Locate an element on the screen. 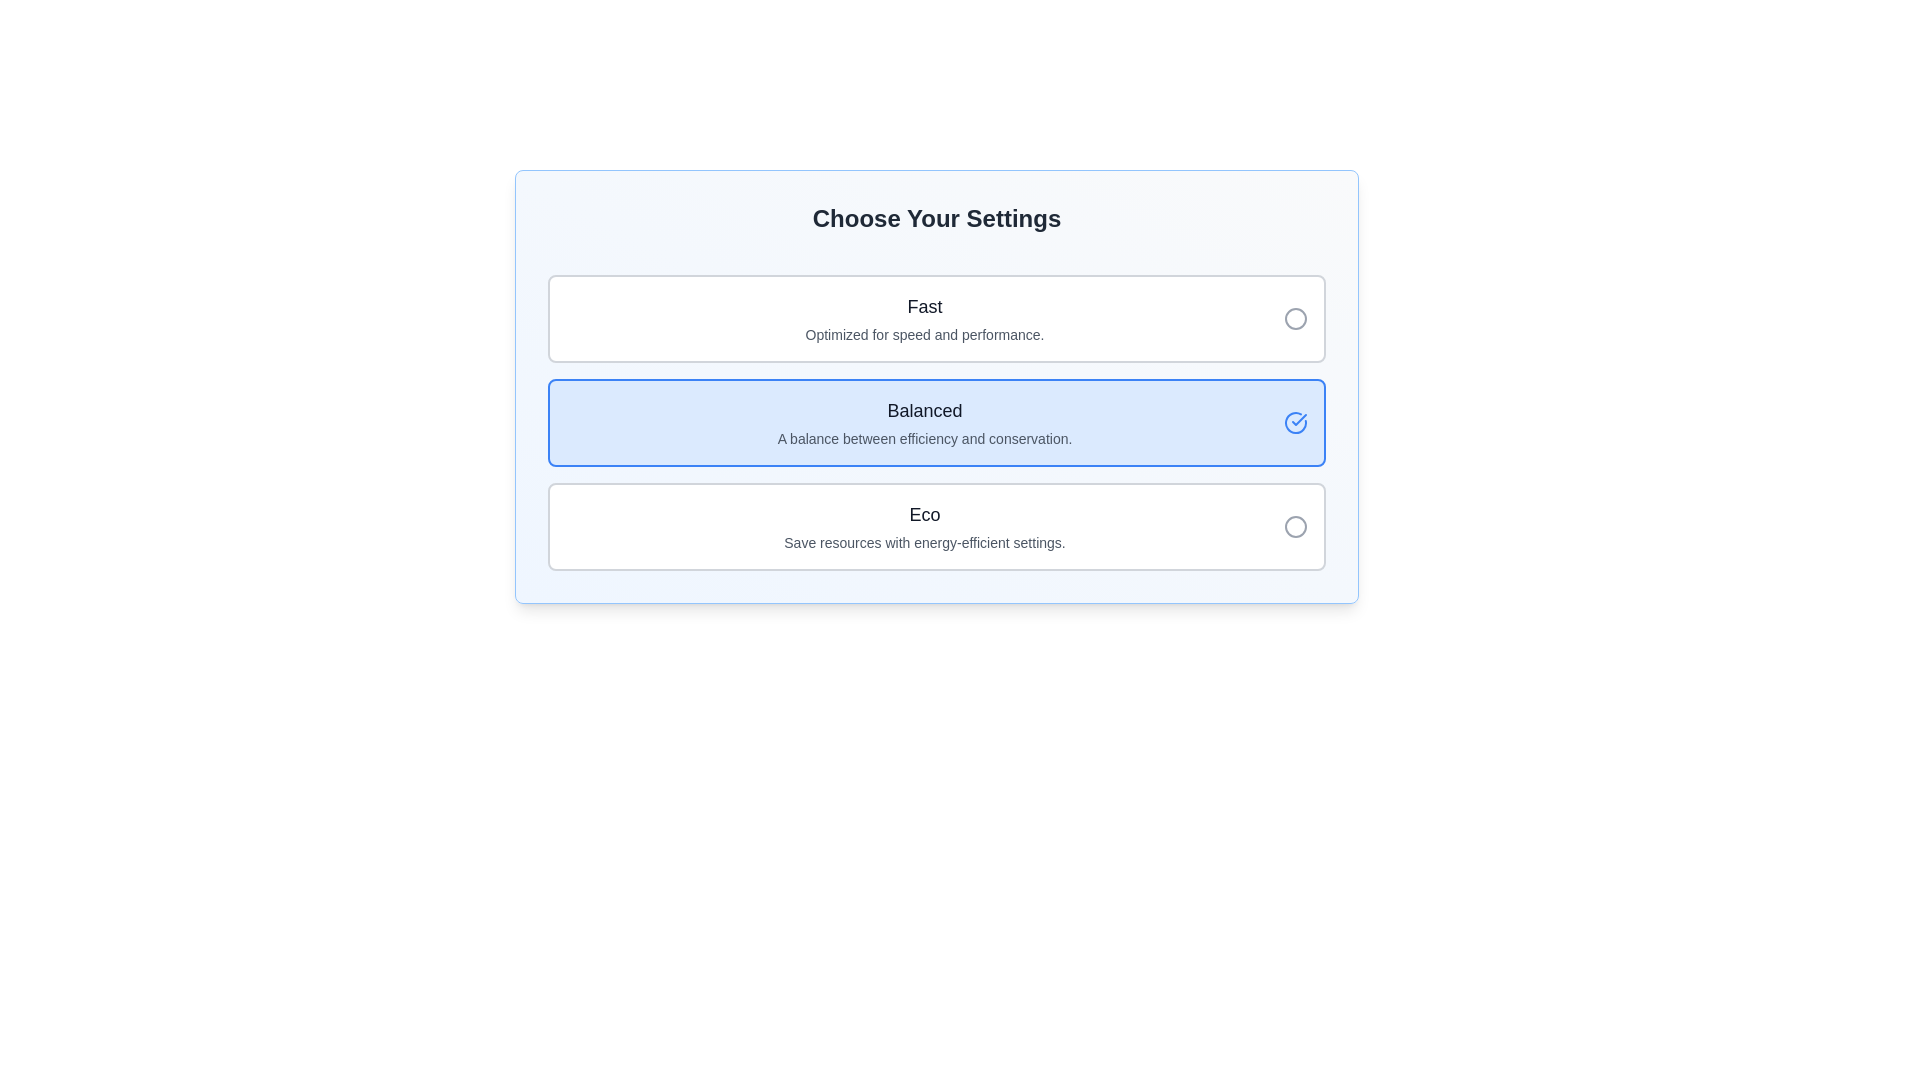 The width and height of the screenshot is (1920, 1080). the Circular Indicator element labeled 'Eco' in the energy-saving settings menu, located on the far-right side of the option is located at coordinates (1296, 526).